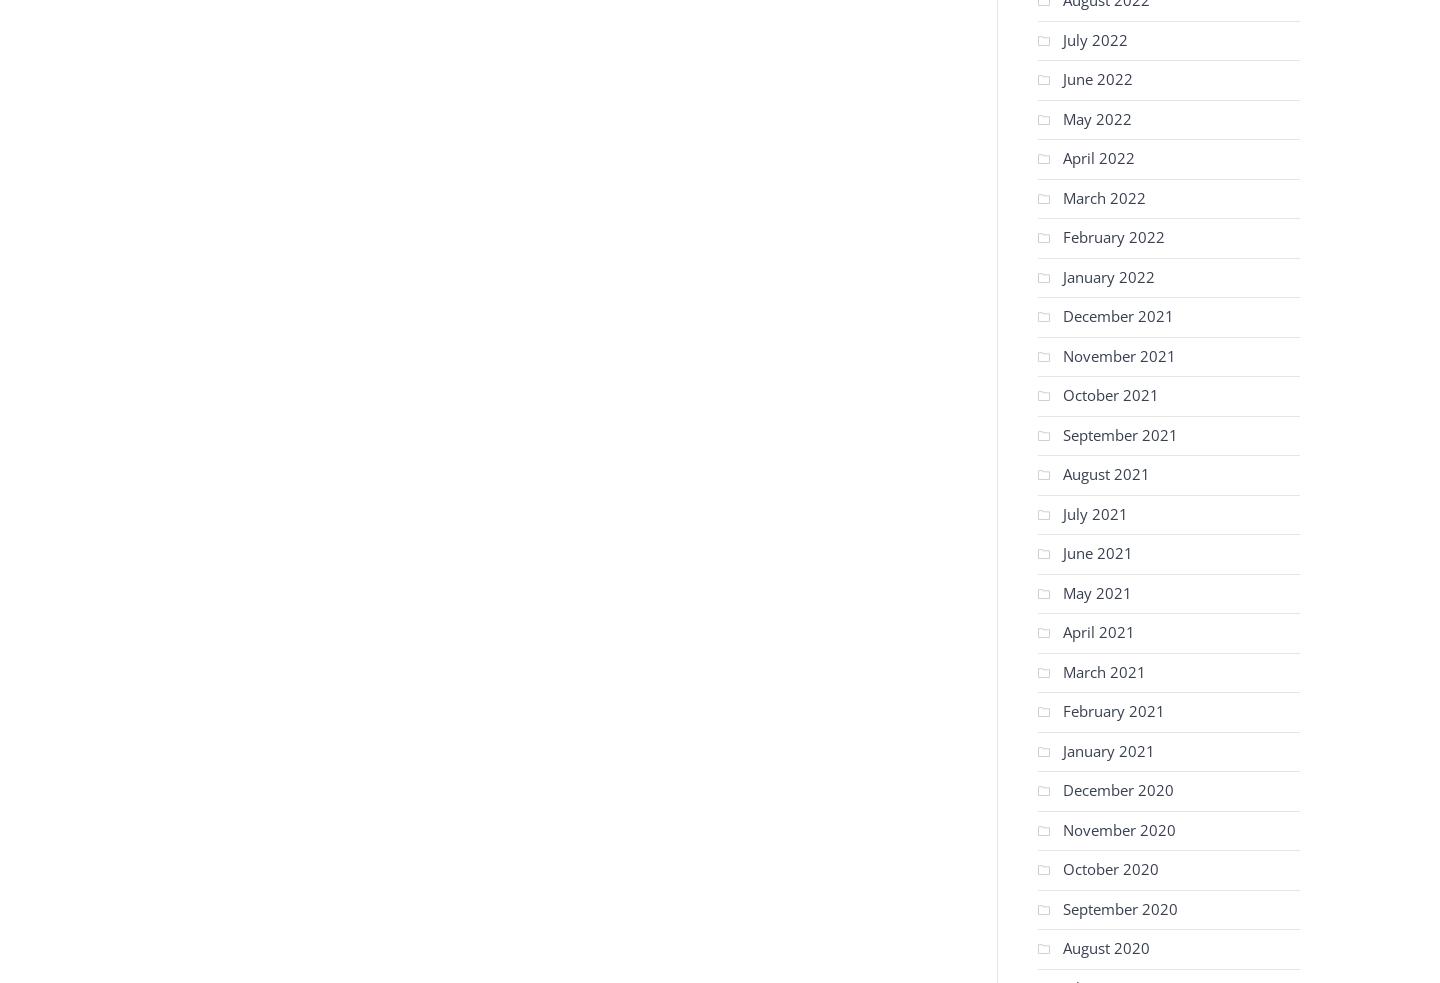  I want to click on 'November 2020', so click(1118, 828).